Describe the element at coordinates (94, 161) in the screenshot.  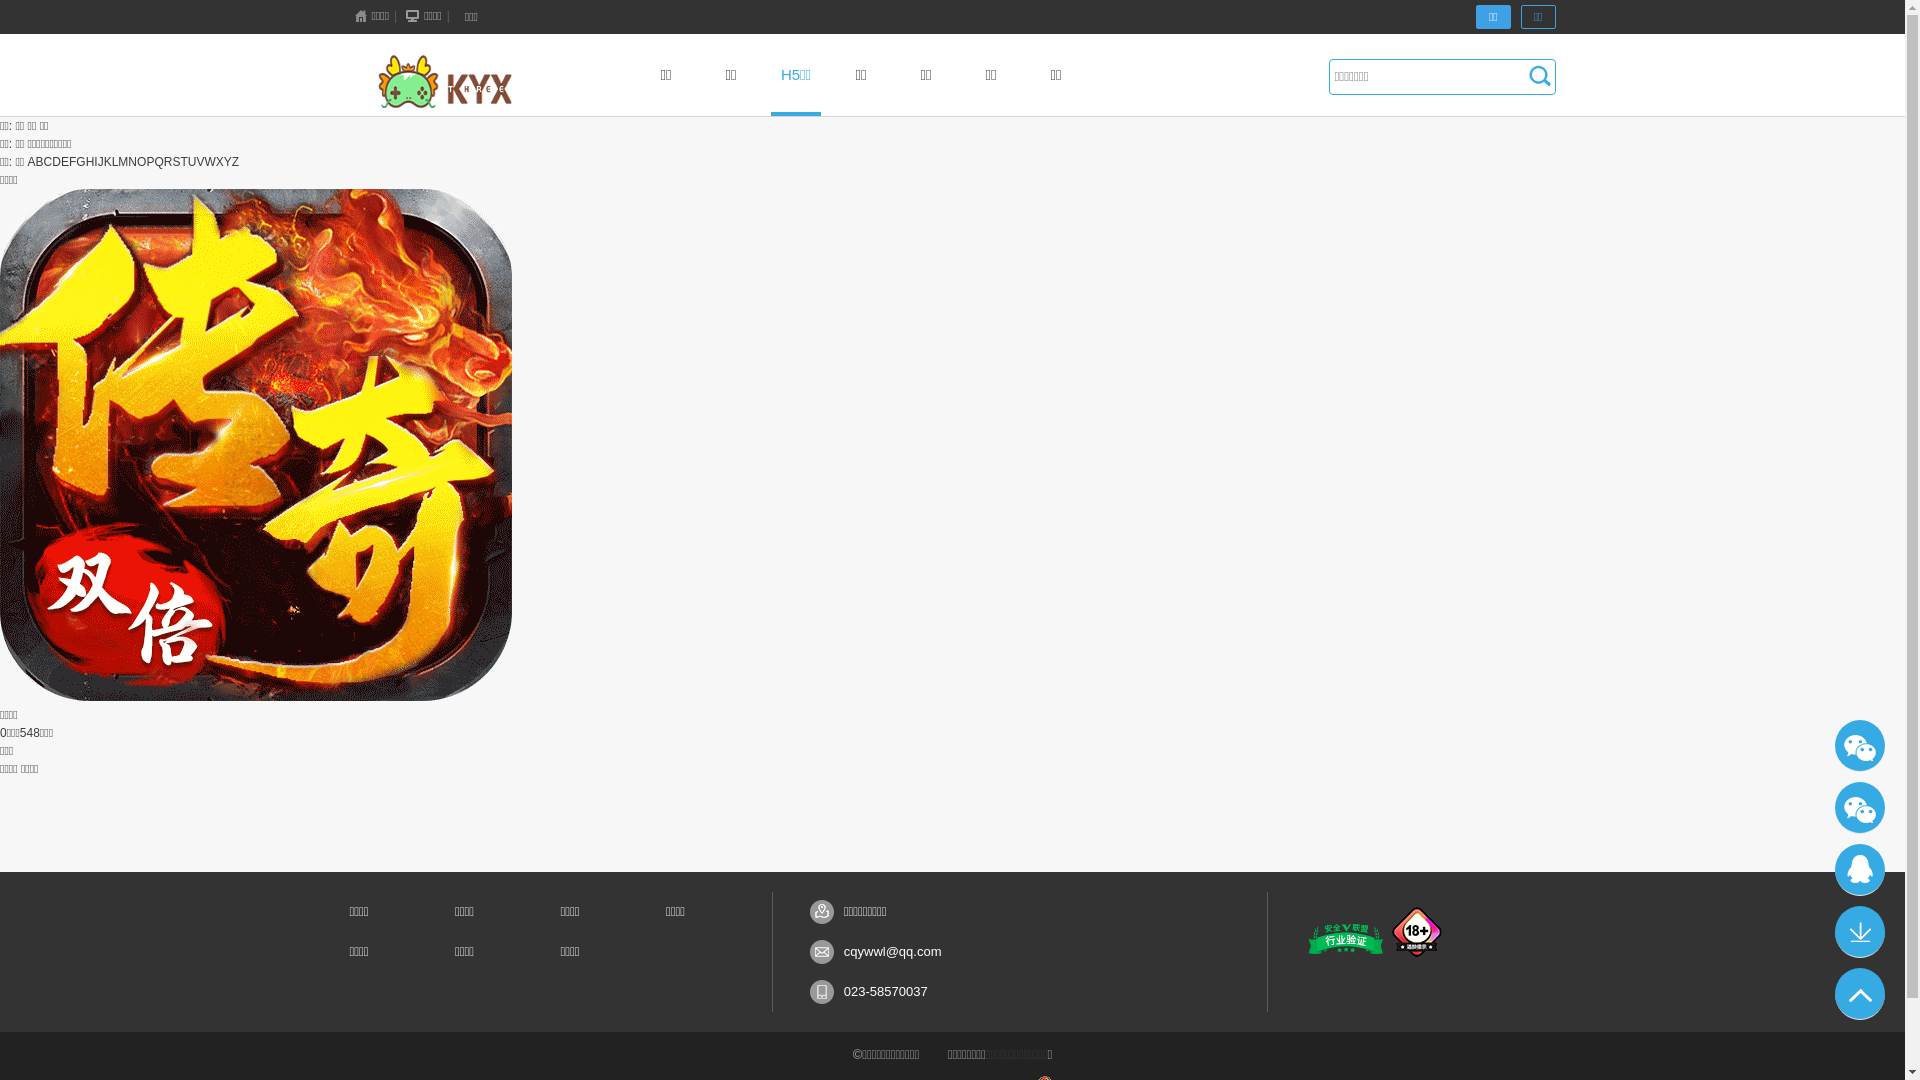
I see `'I'` at that location.